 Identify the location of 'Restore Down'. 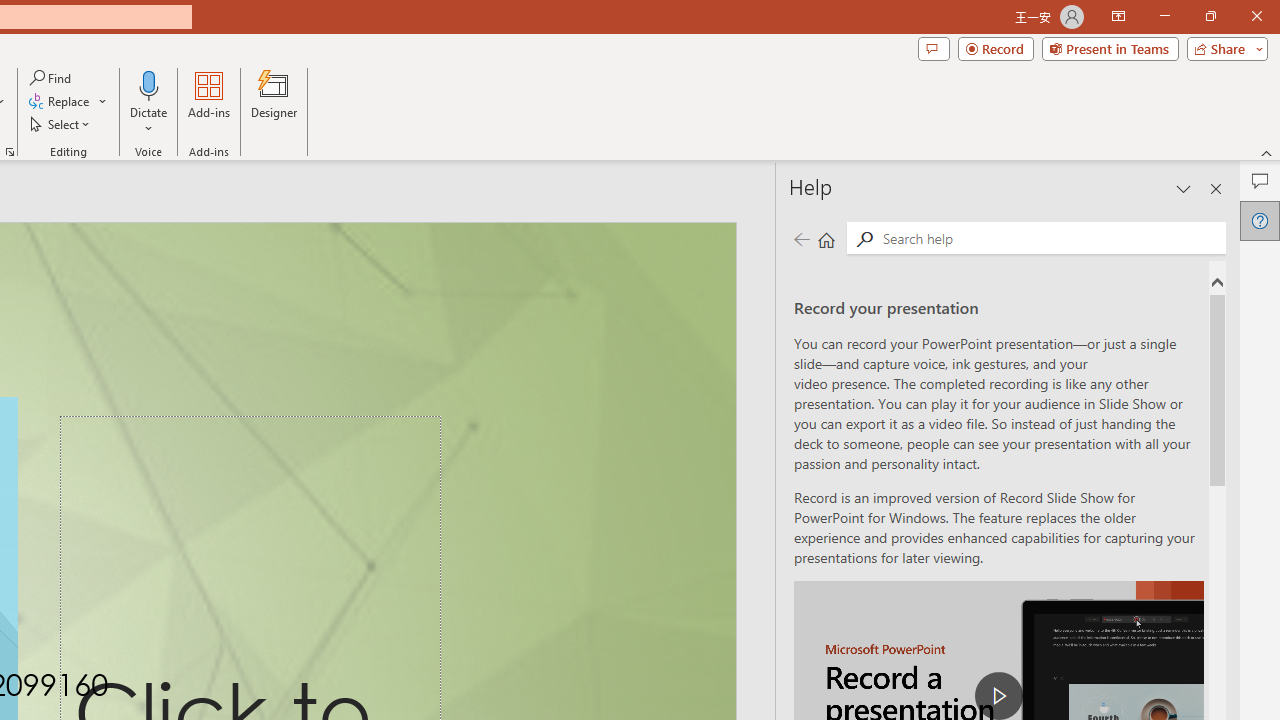
(1209, 16).